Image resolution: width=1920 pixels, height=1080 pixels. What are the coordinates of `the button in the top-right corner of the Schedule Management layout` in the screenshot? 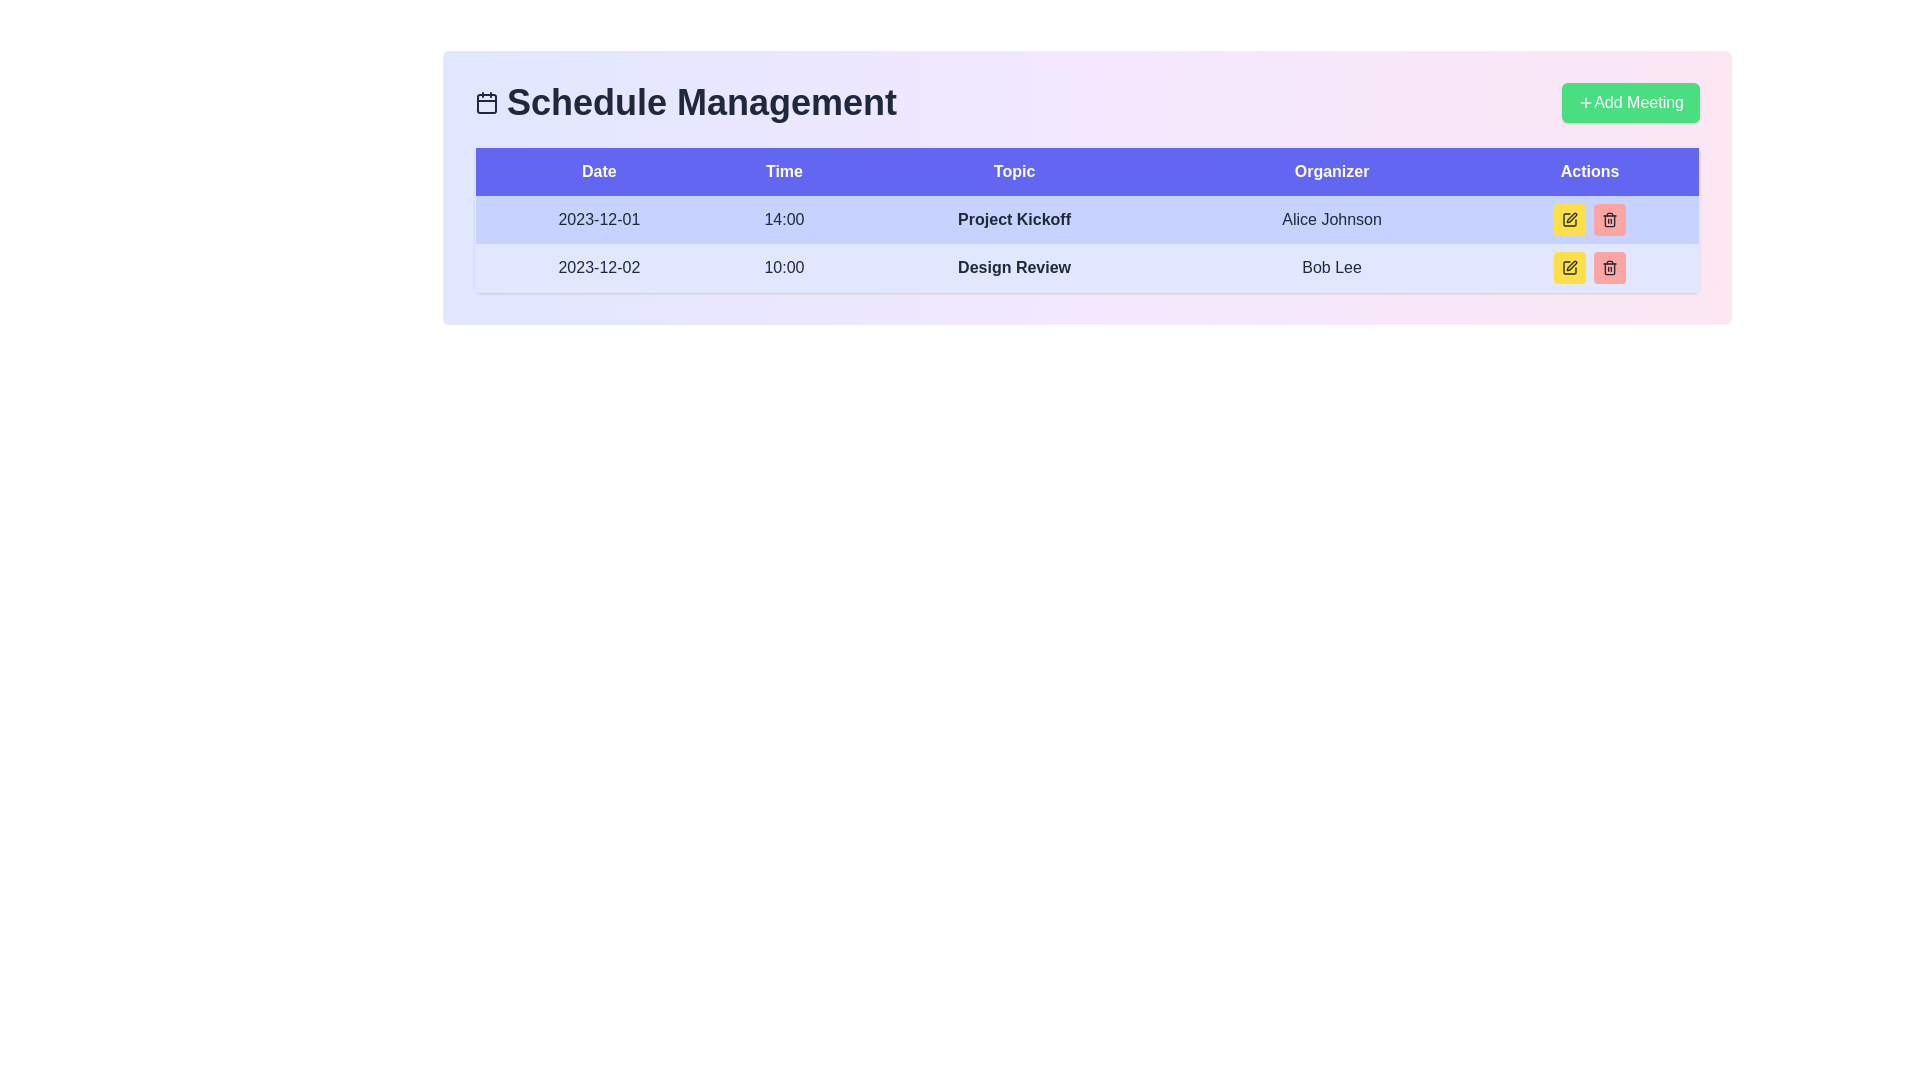 It's located at (1631, 103).